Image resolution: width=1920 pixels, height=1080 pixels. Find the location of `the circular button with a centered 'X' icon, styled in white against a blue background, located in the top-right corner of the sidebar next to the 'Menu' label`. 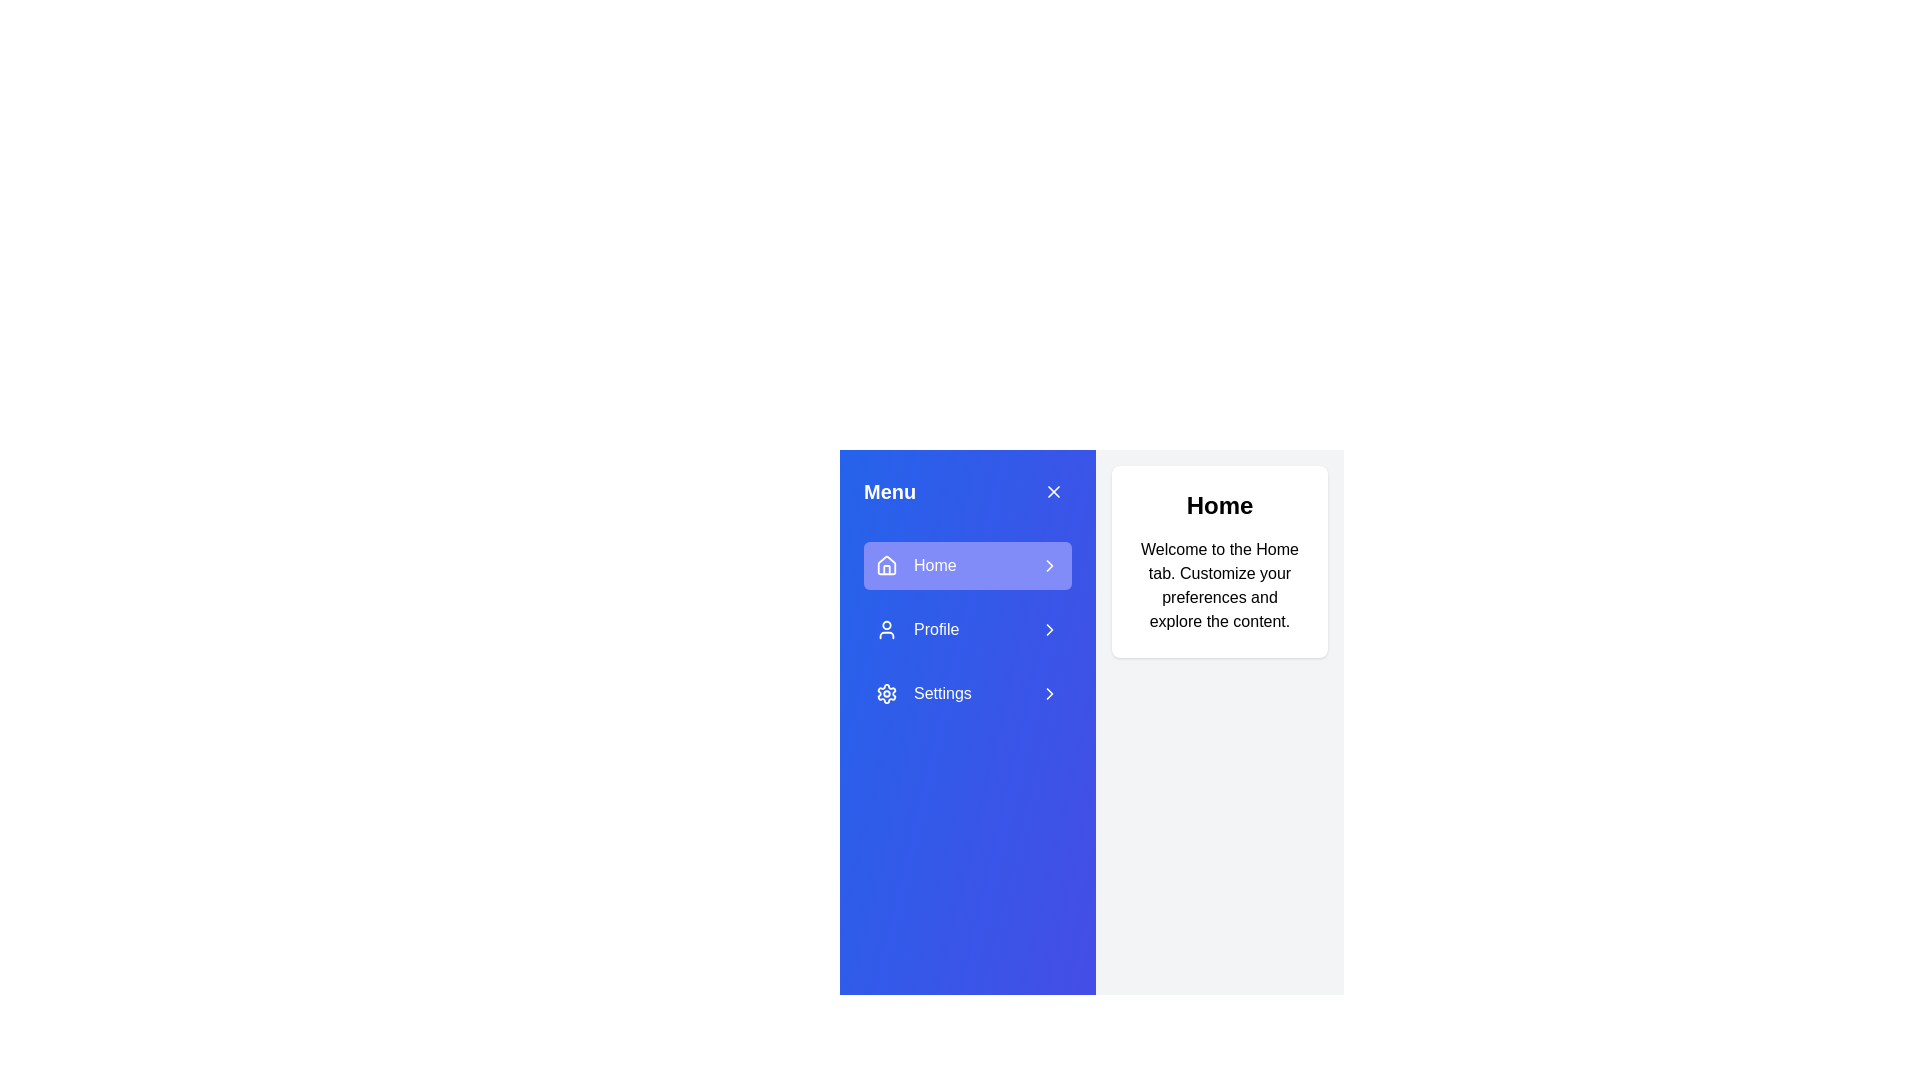

the circular button with a centered 'X' icon, styled in white against a blue background, located in the top-right corner of the sidebar next to the 'Menu' label is located at coordinates (1053, 492).